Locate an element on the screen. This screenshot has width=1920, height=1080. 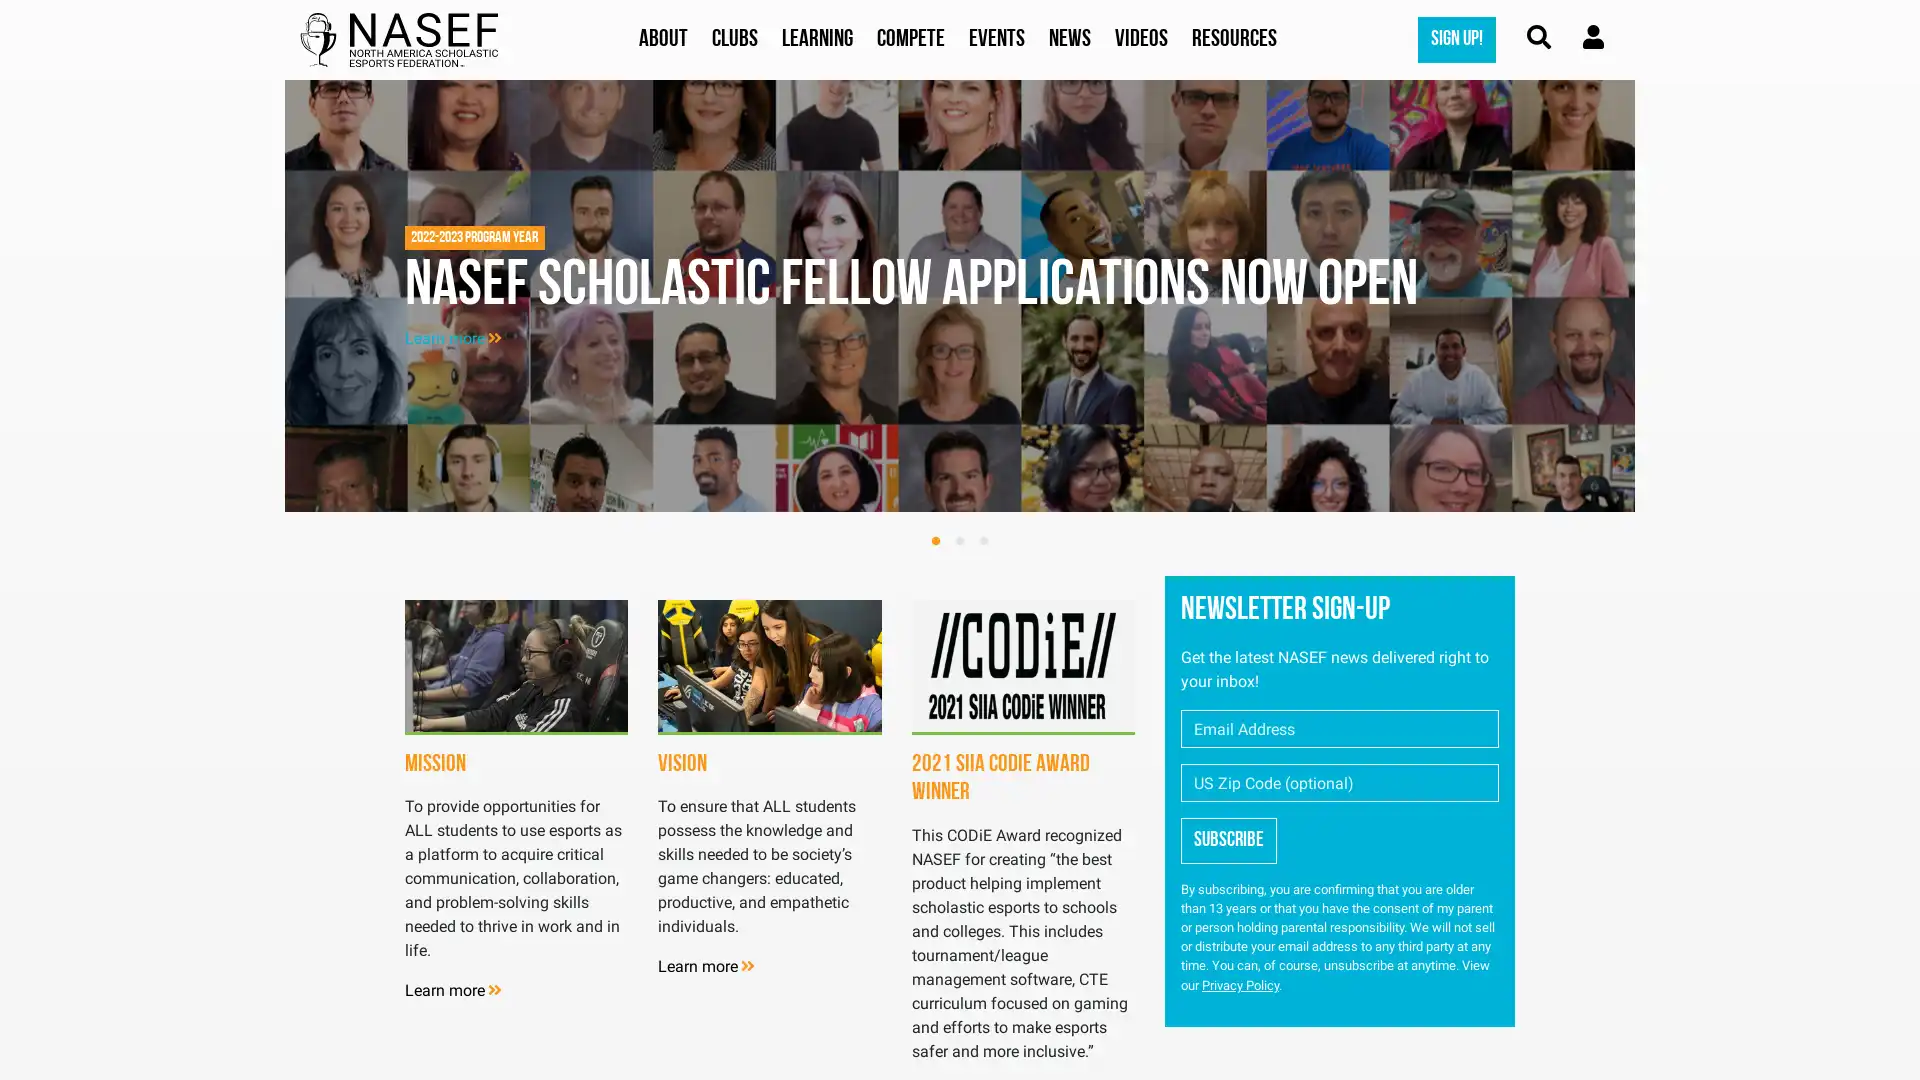
Subscribe is located at coordinates (1227, 840).